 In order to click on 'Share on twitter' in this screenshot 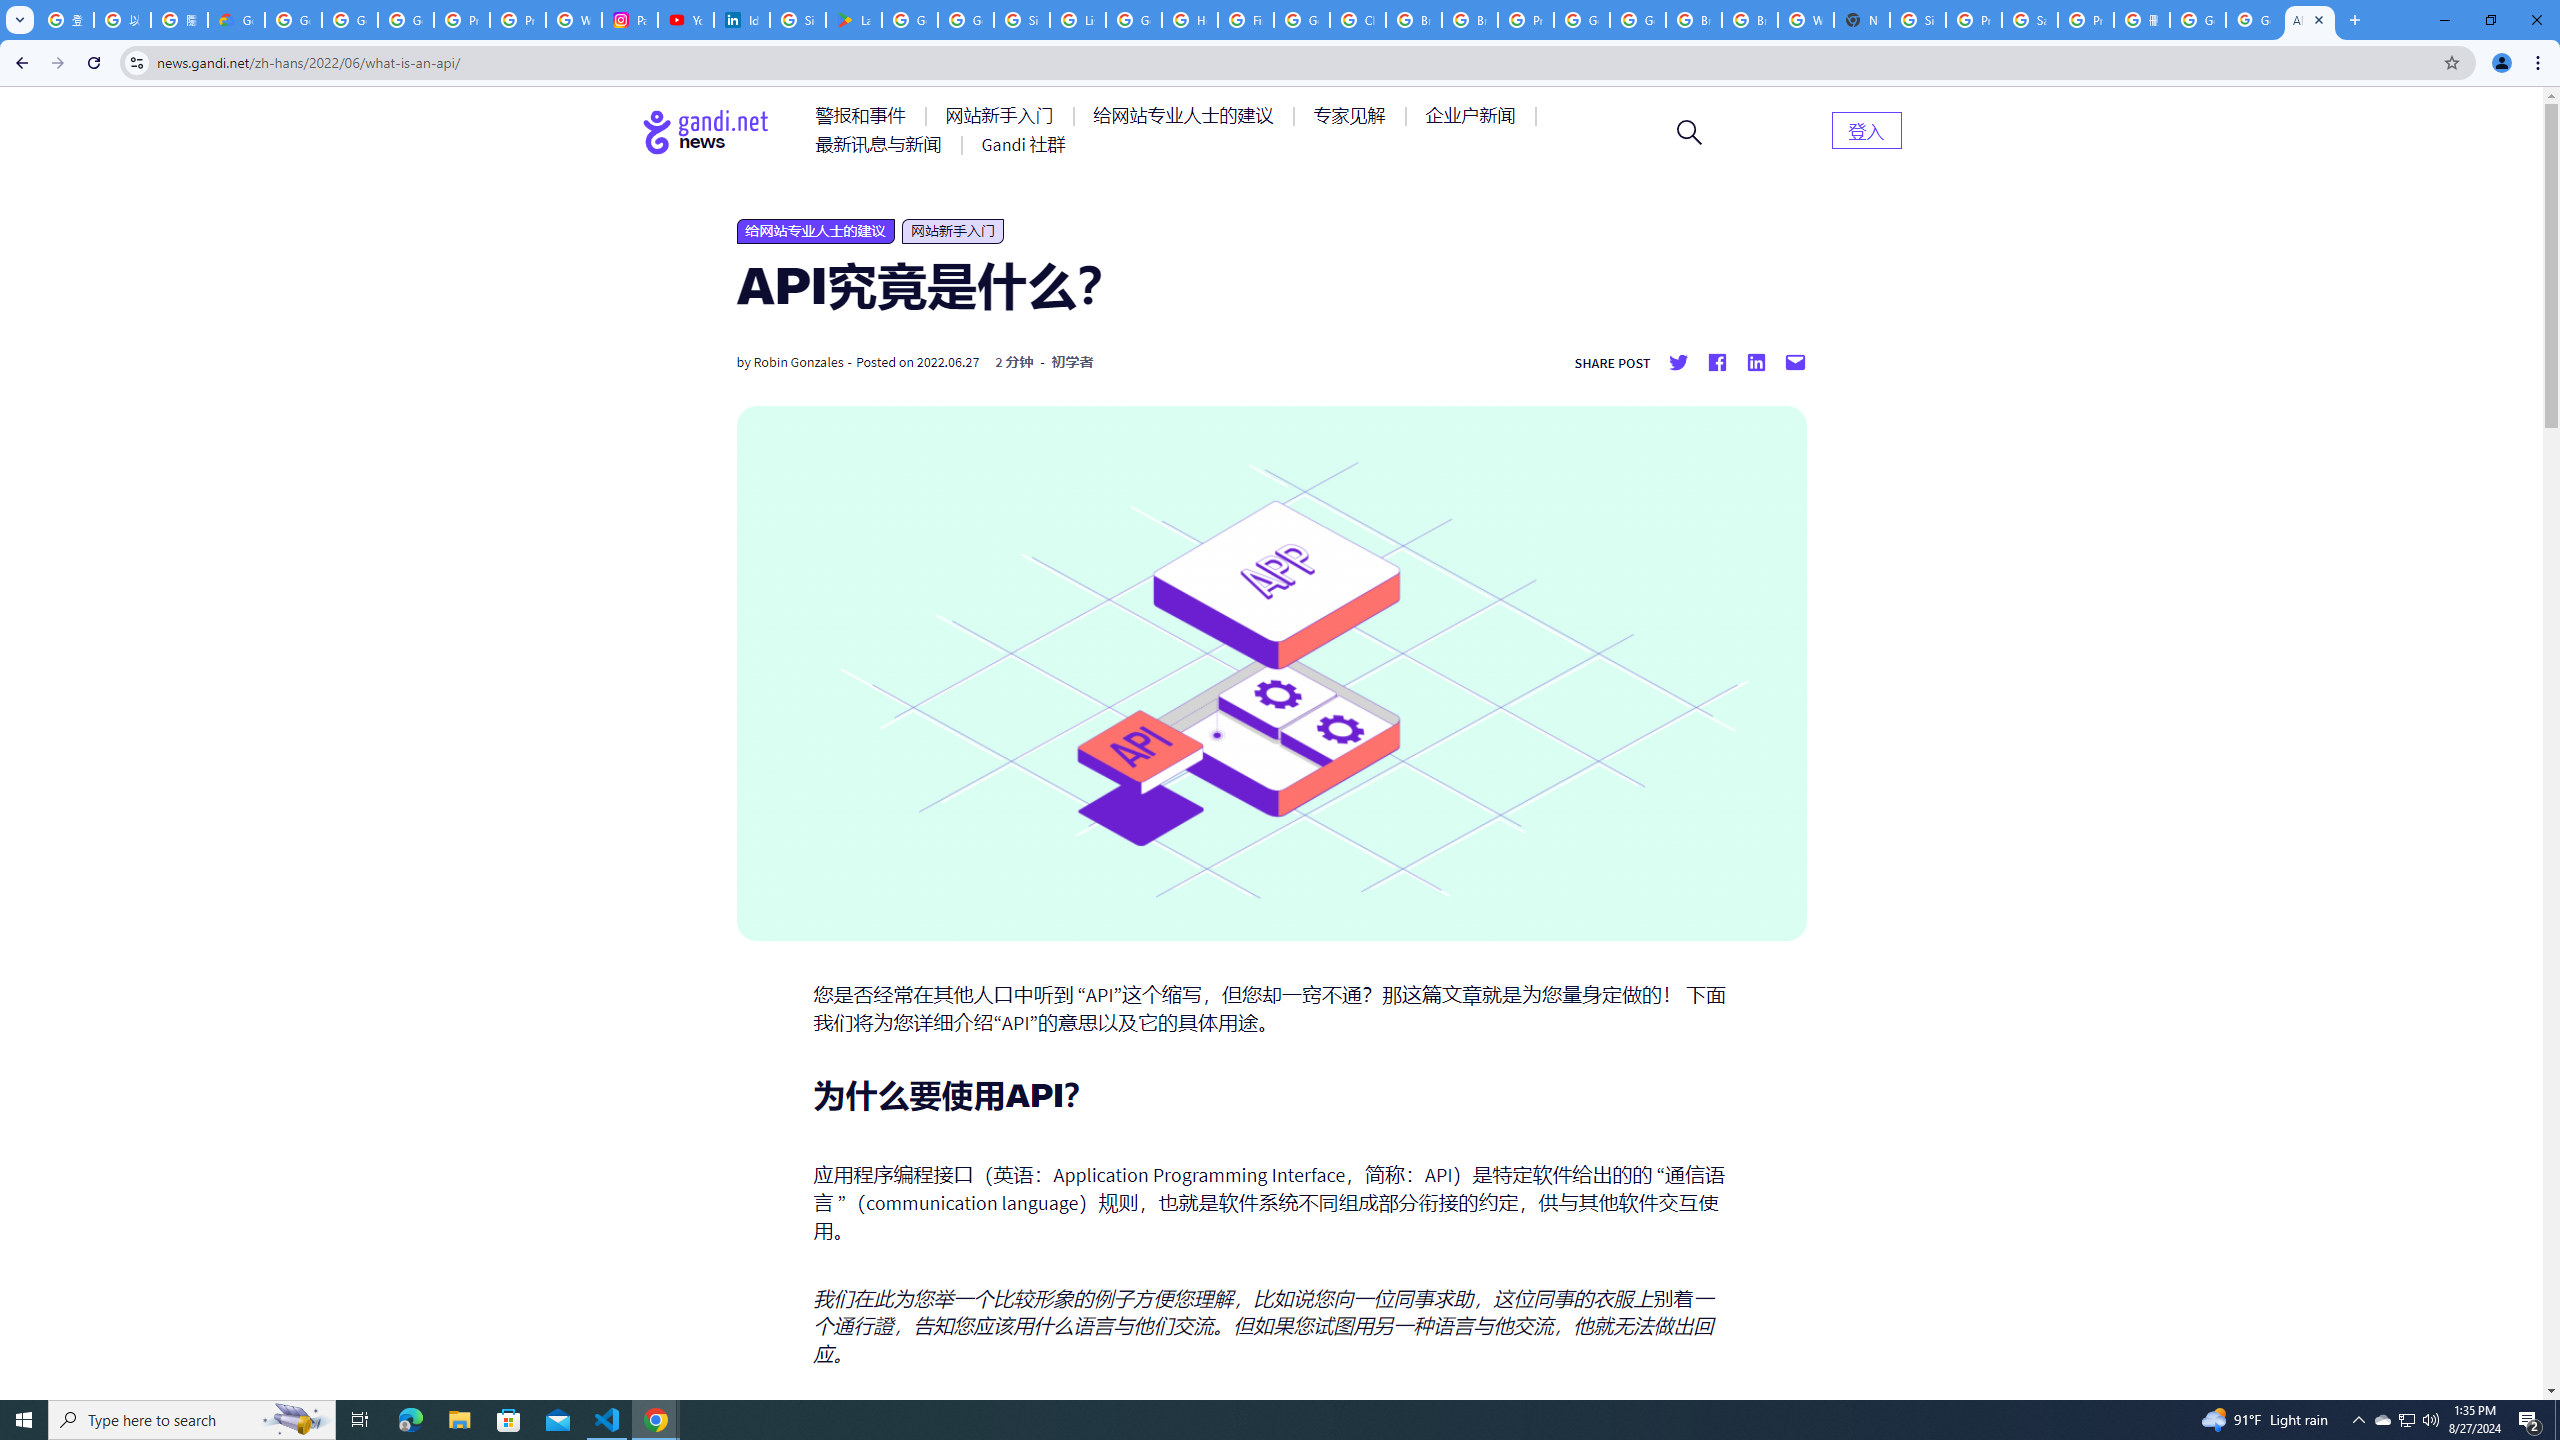, I will do `click(1678, 361)`.